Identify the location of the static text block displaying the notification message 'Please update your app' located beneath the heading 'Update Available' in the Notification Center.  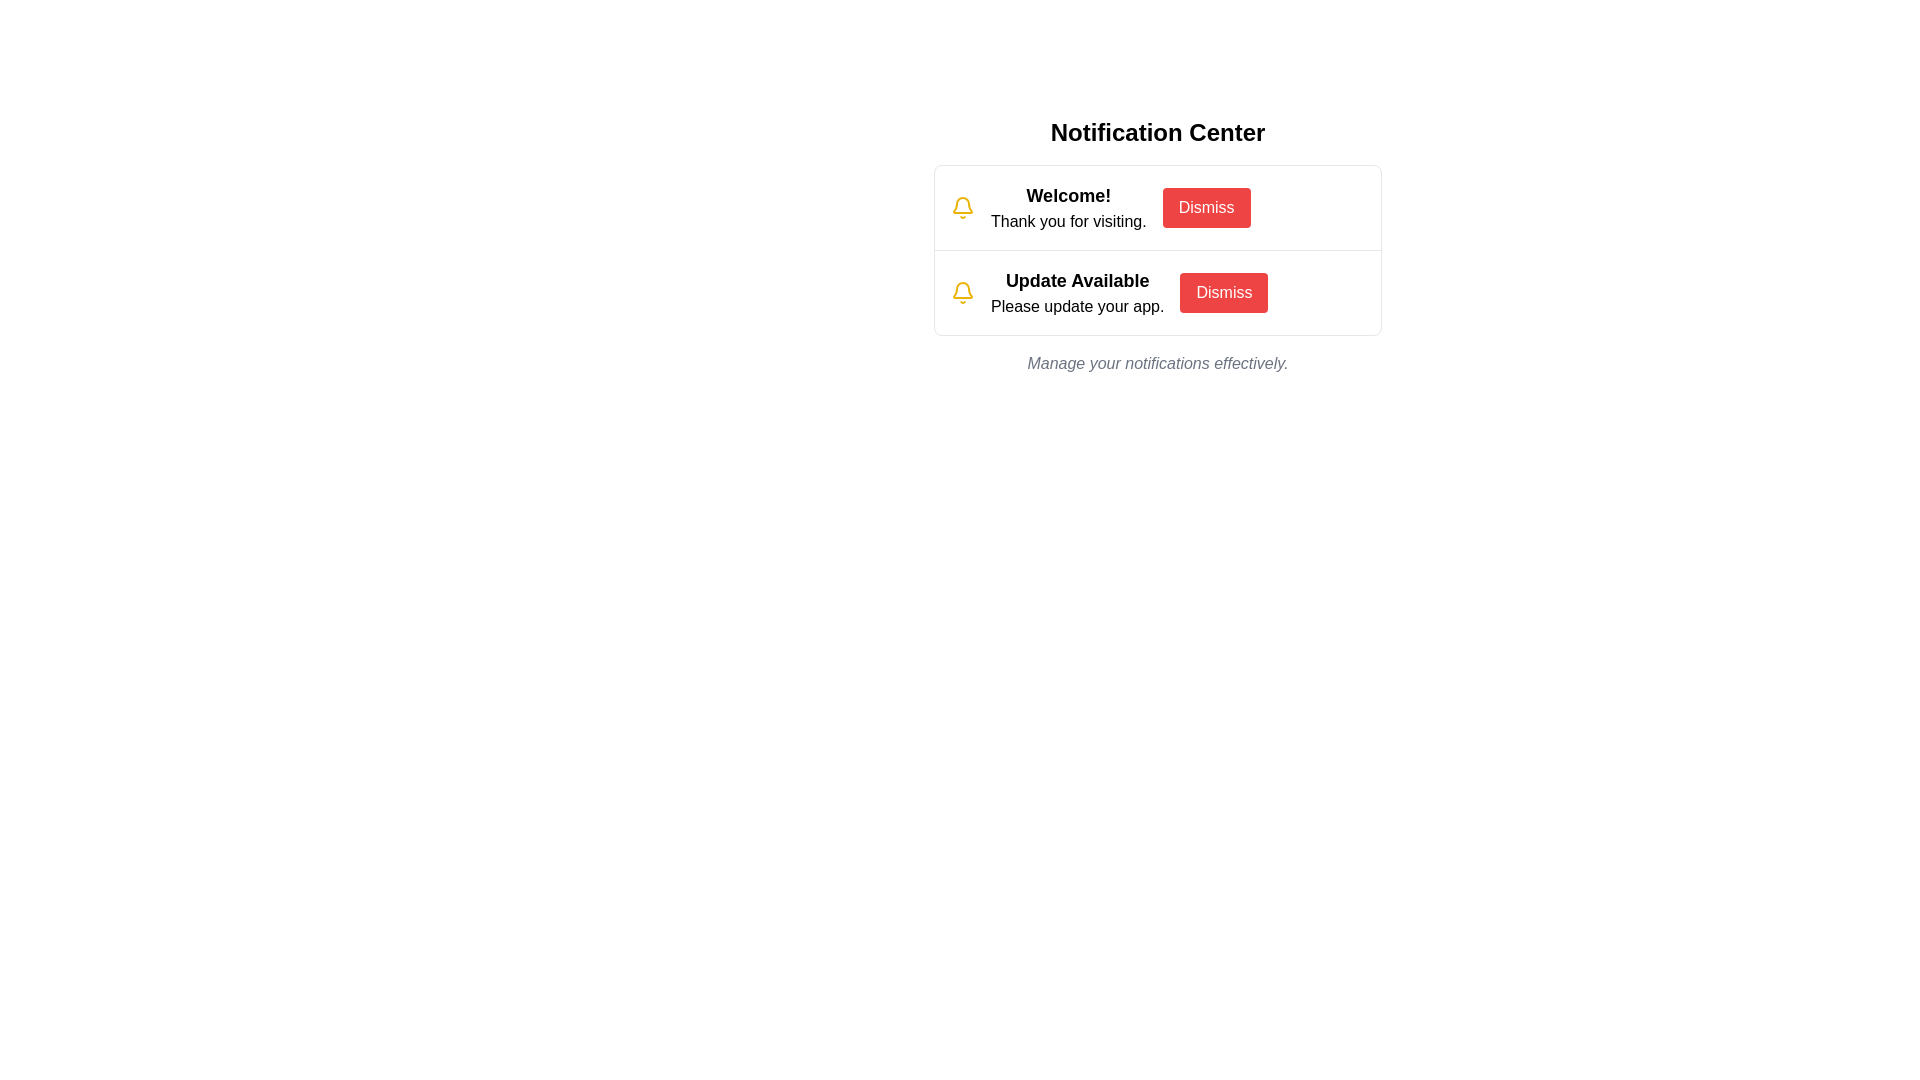
(1076, 307).